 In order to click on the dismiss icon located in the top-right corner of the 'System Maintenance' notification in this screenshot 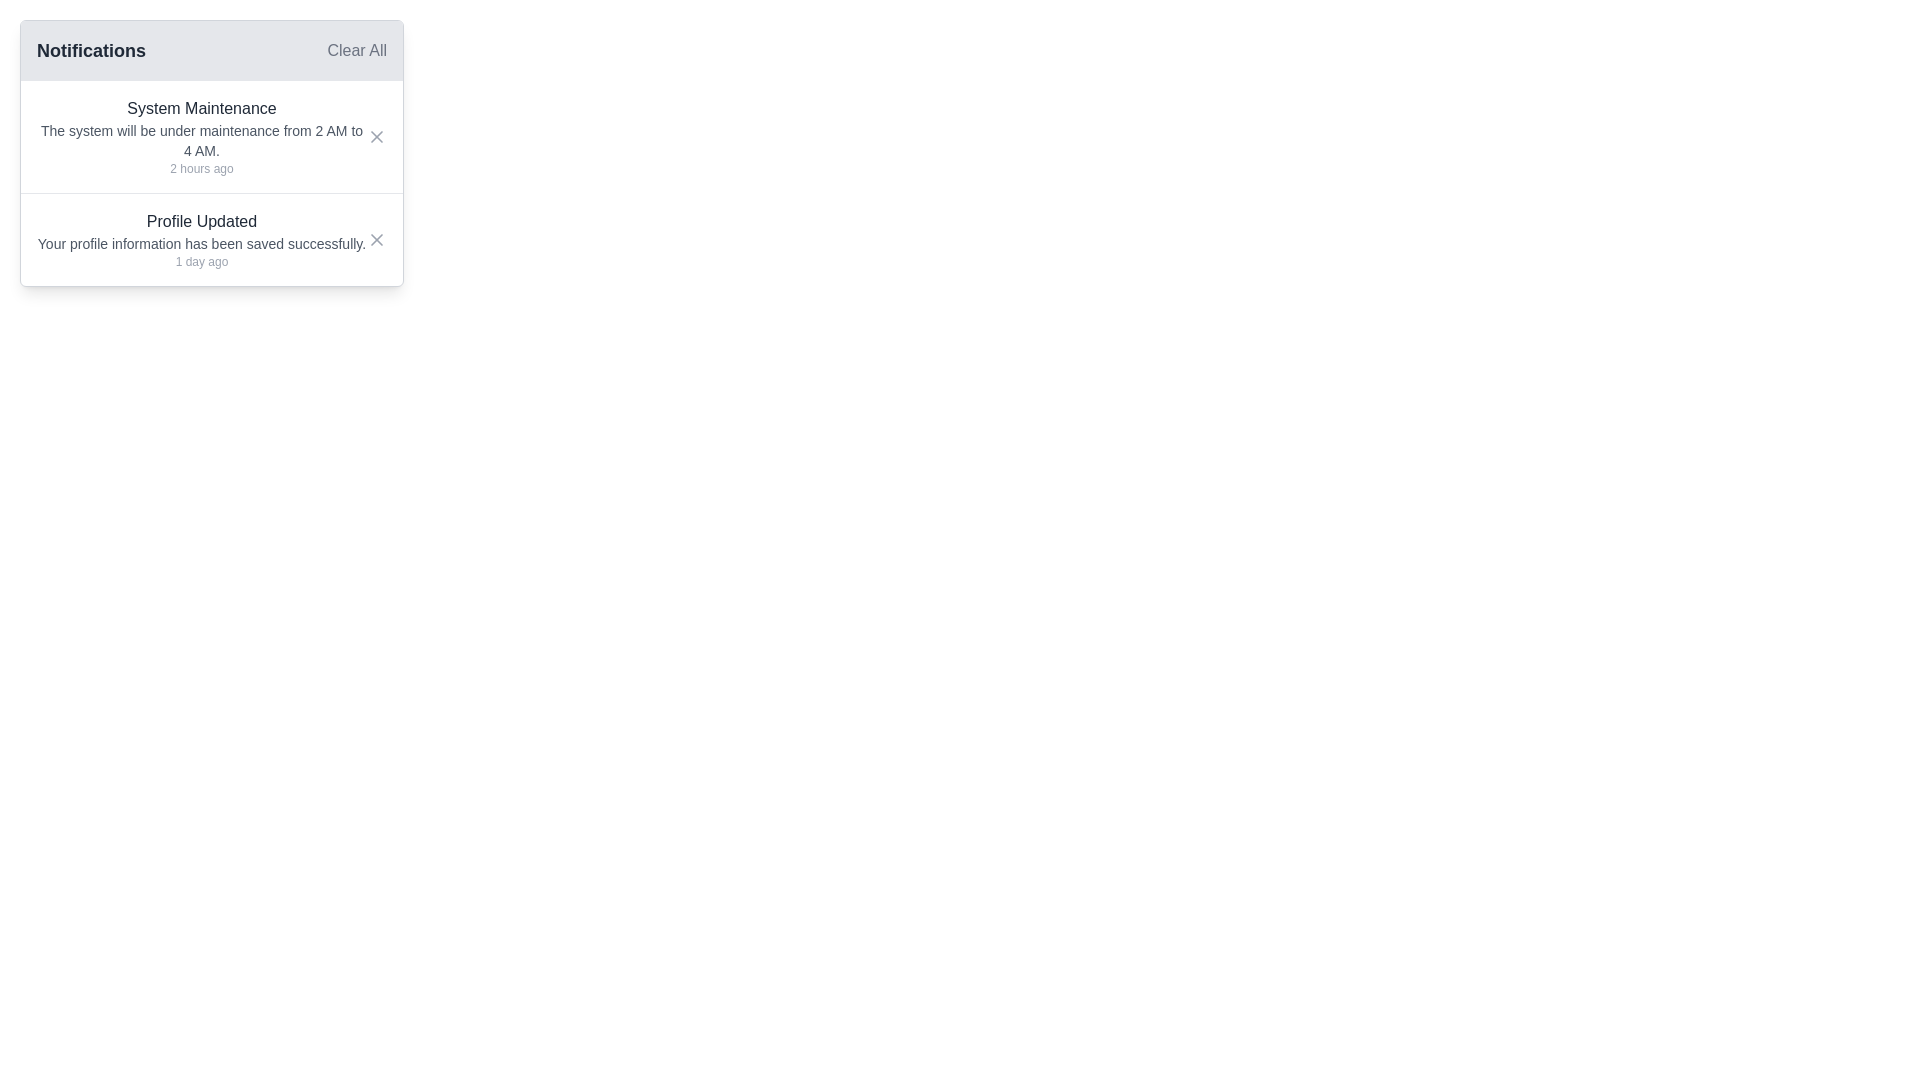, I will do `click(377, 136)`.